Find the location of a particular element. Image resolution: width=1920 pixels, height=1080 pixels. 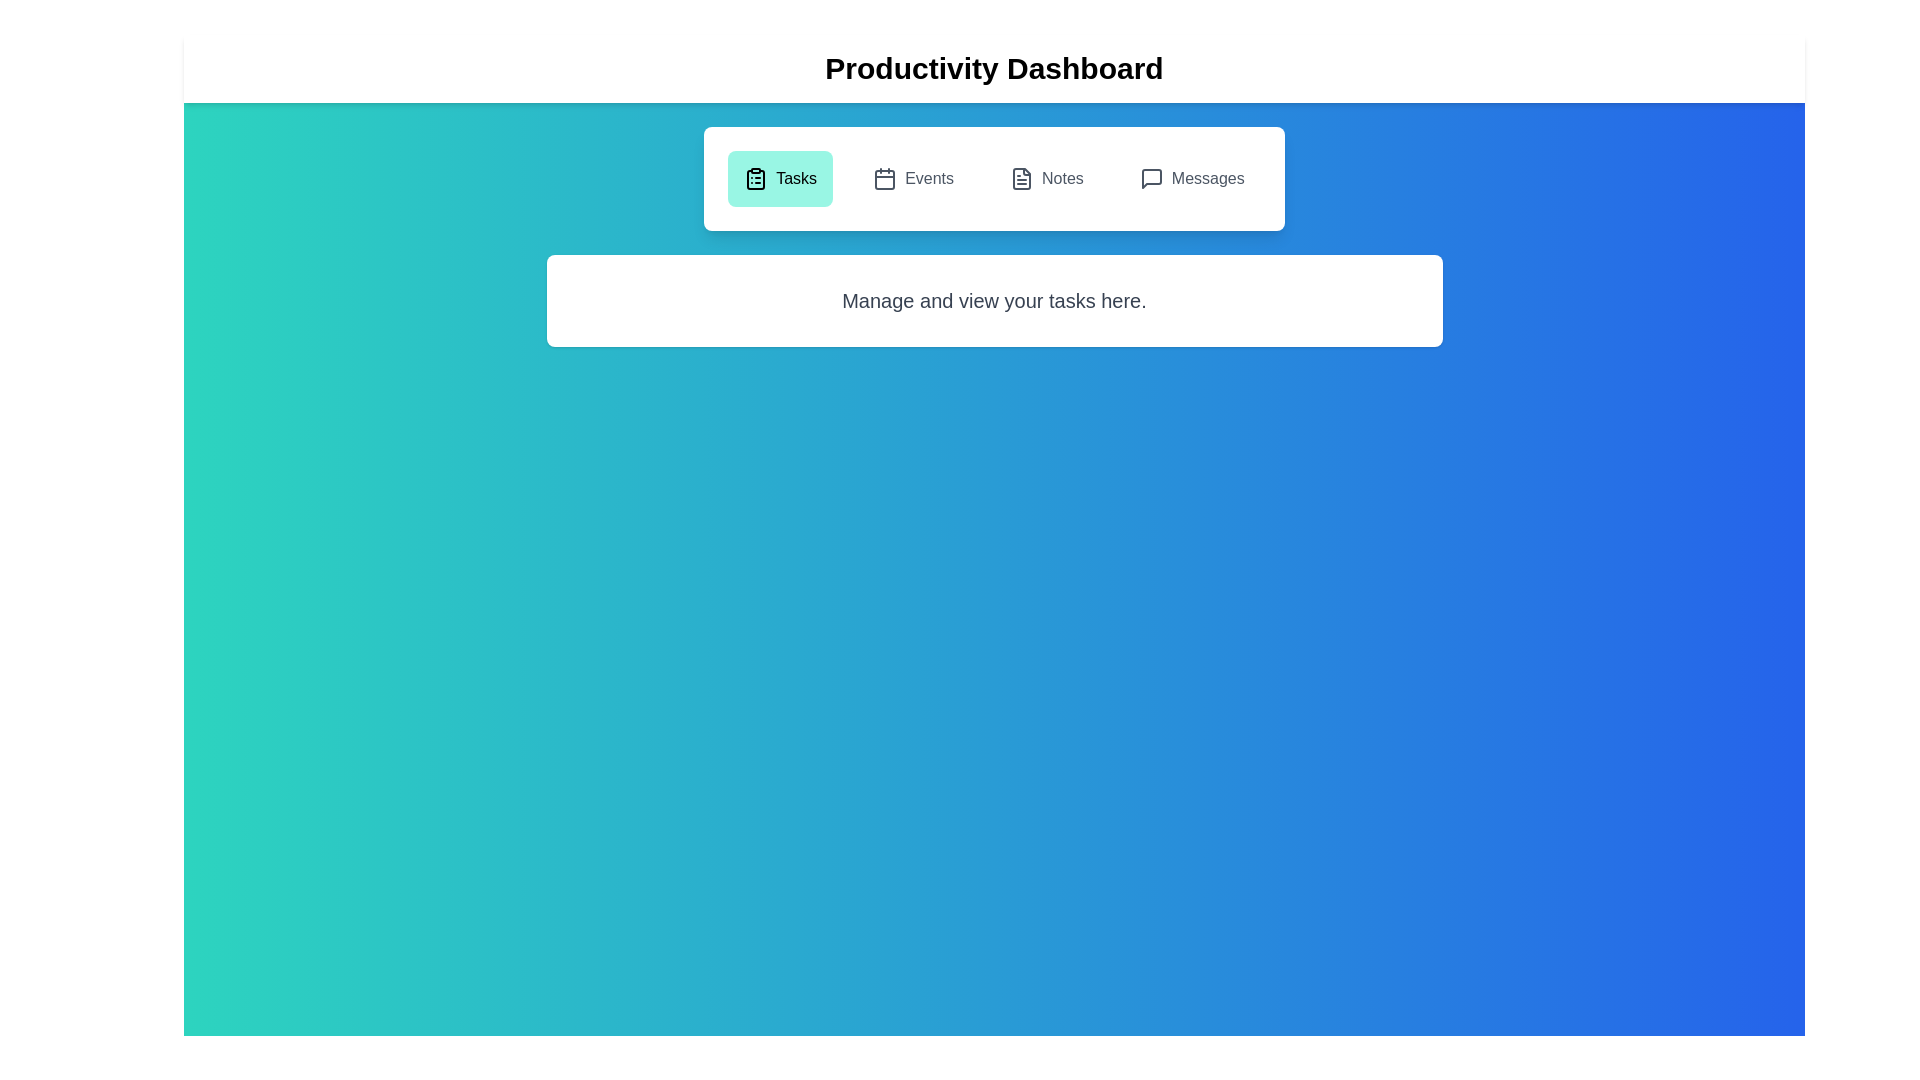

the Notes tab is located at coordinates (1045, 177).